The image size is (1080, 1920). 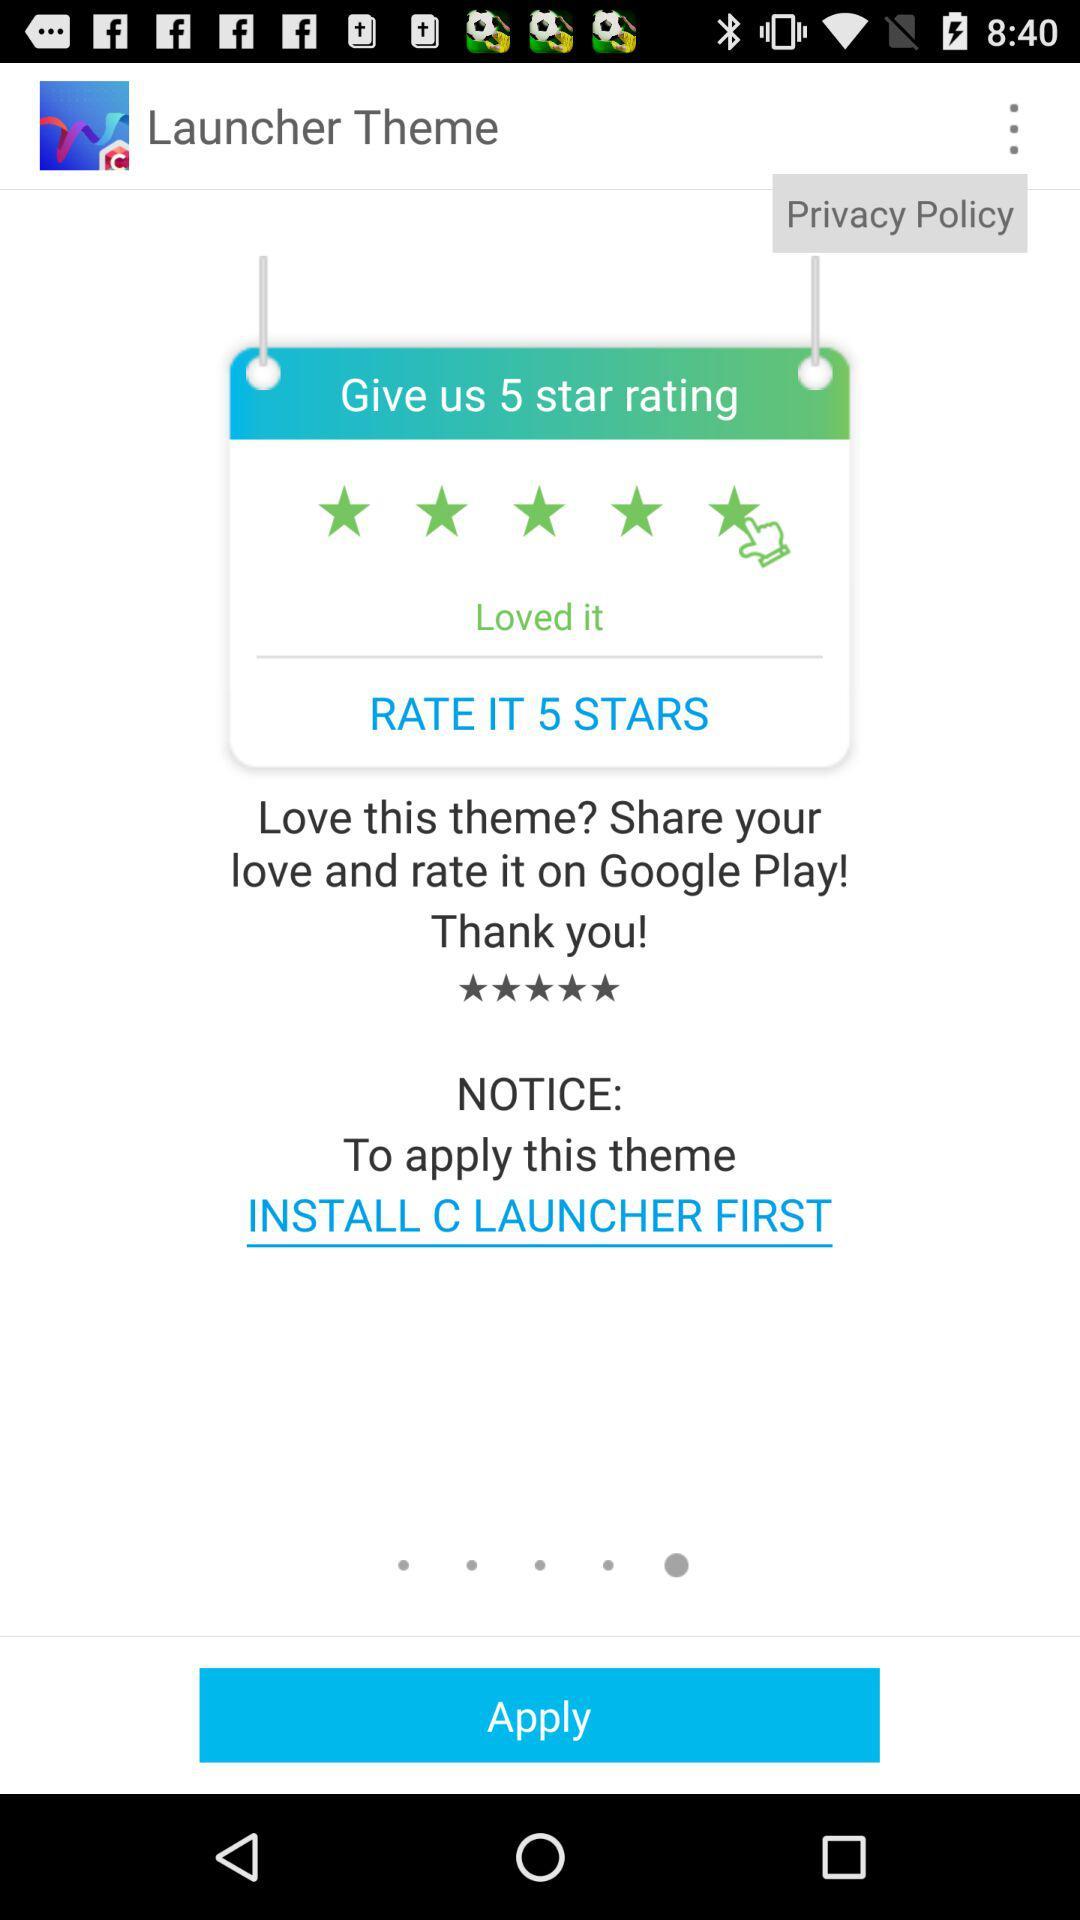 What do you see at coordinates (1014, 128) in the screenshot?
I see `more options` at bounding box center [1014, 128].